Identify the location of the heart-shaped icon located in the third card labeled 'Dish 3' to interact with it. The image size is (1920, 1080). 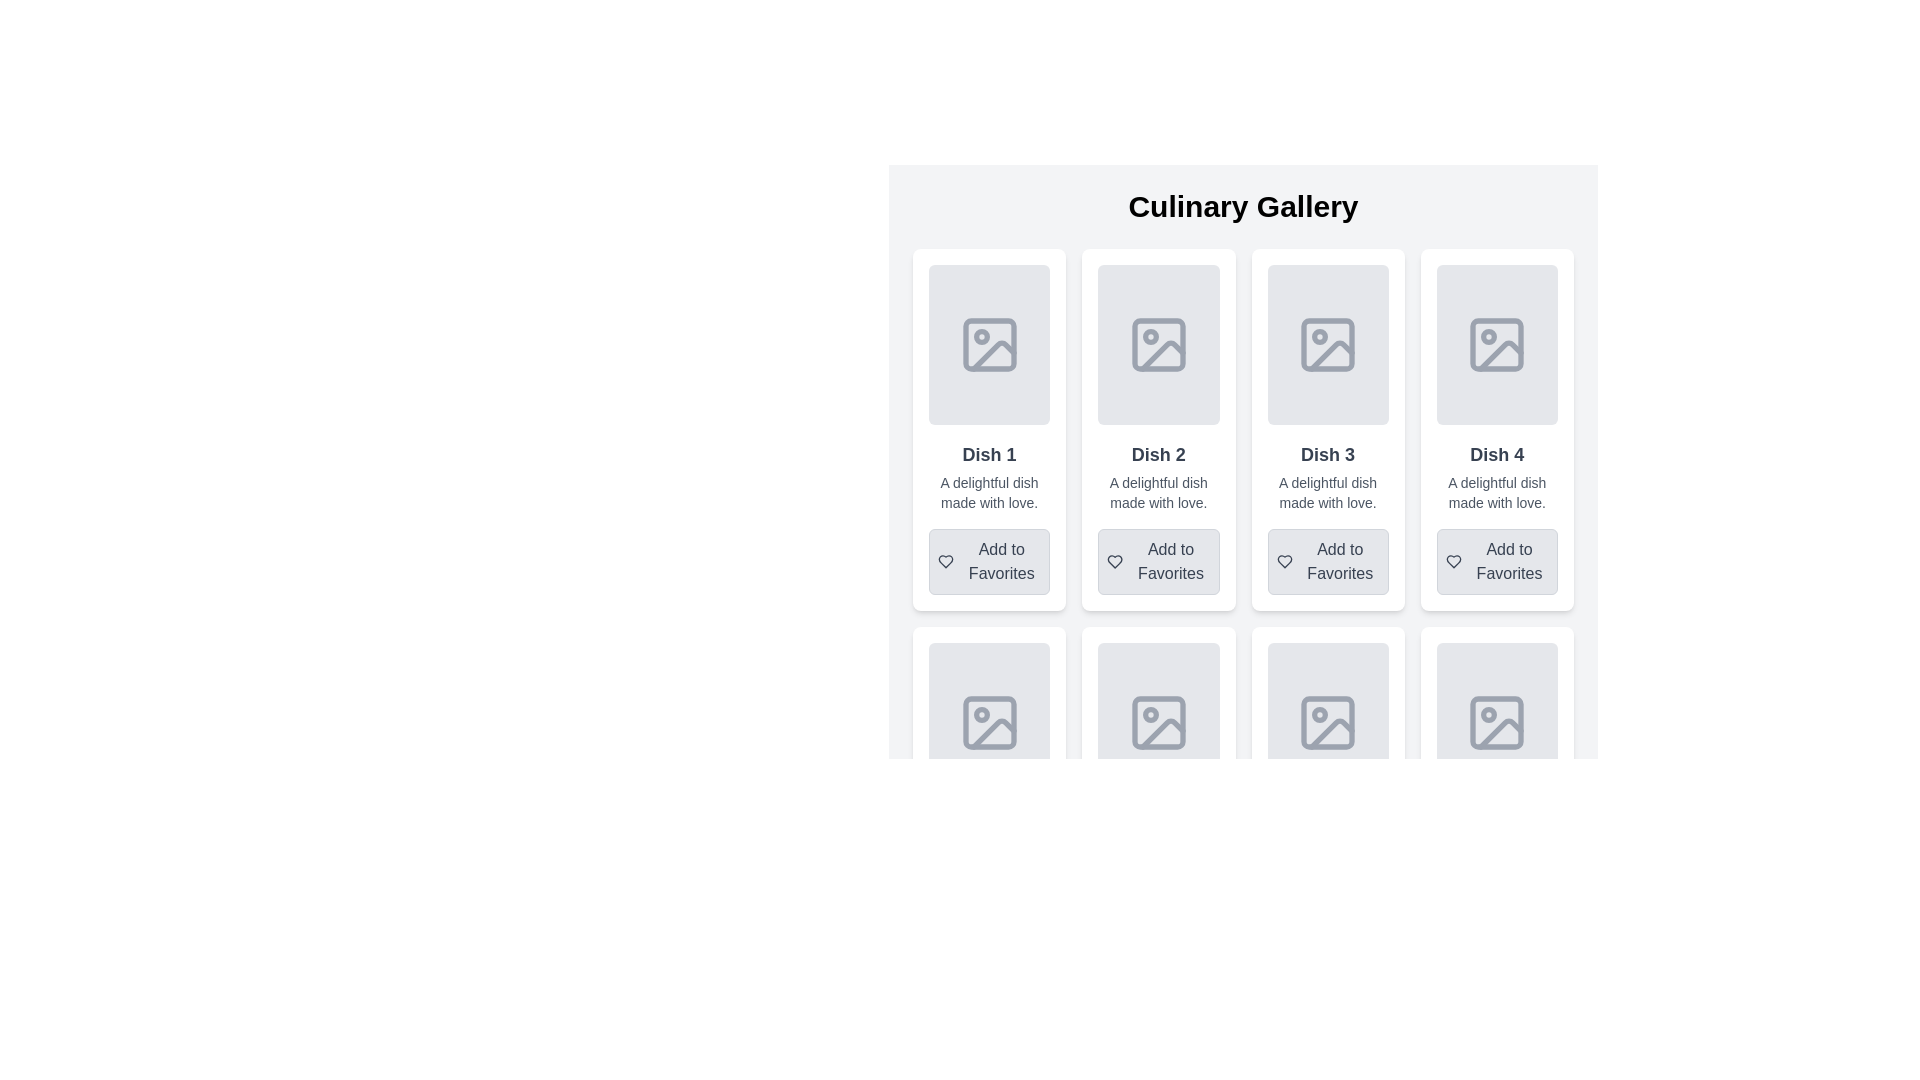
(1284, 562).